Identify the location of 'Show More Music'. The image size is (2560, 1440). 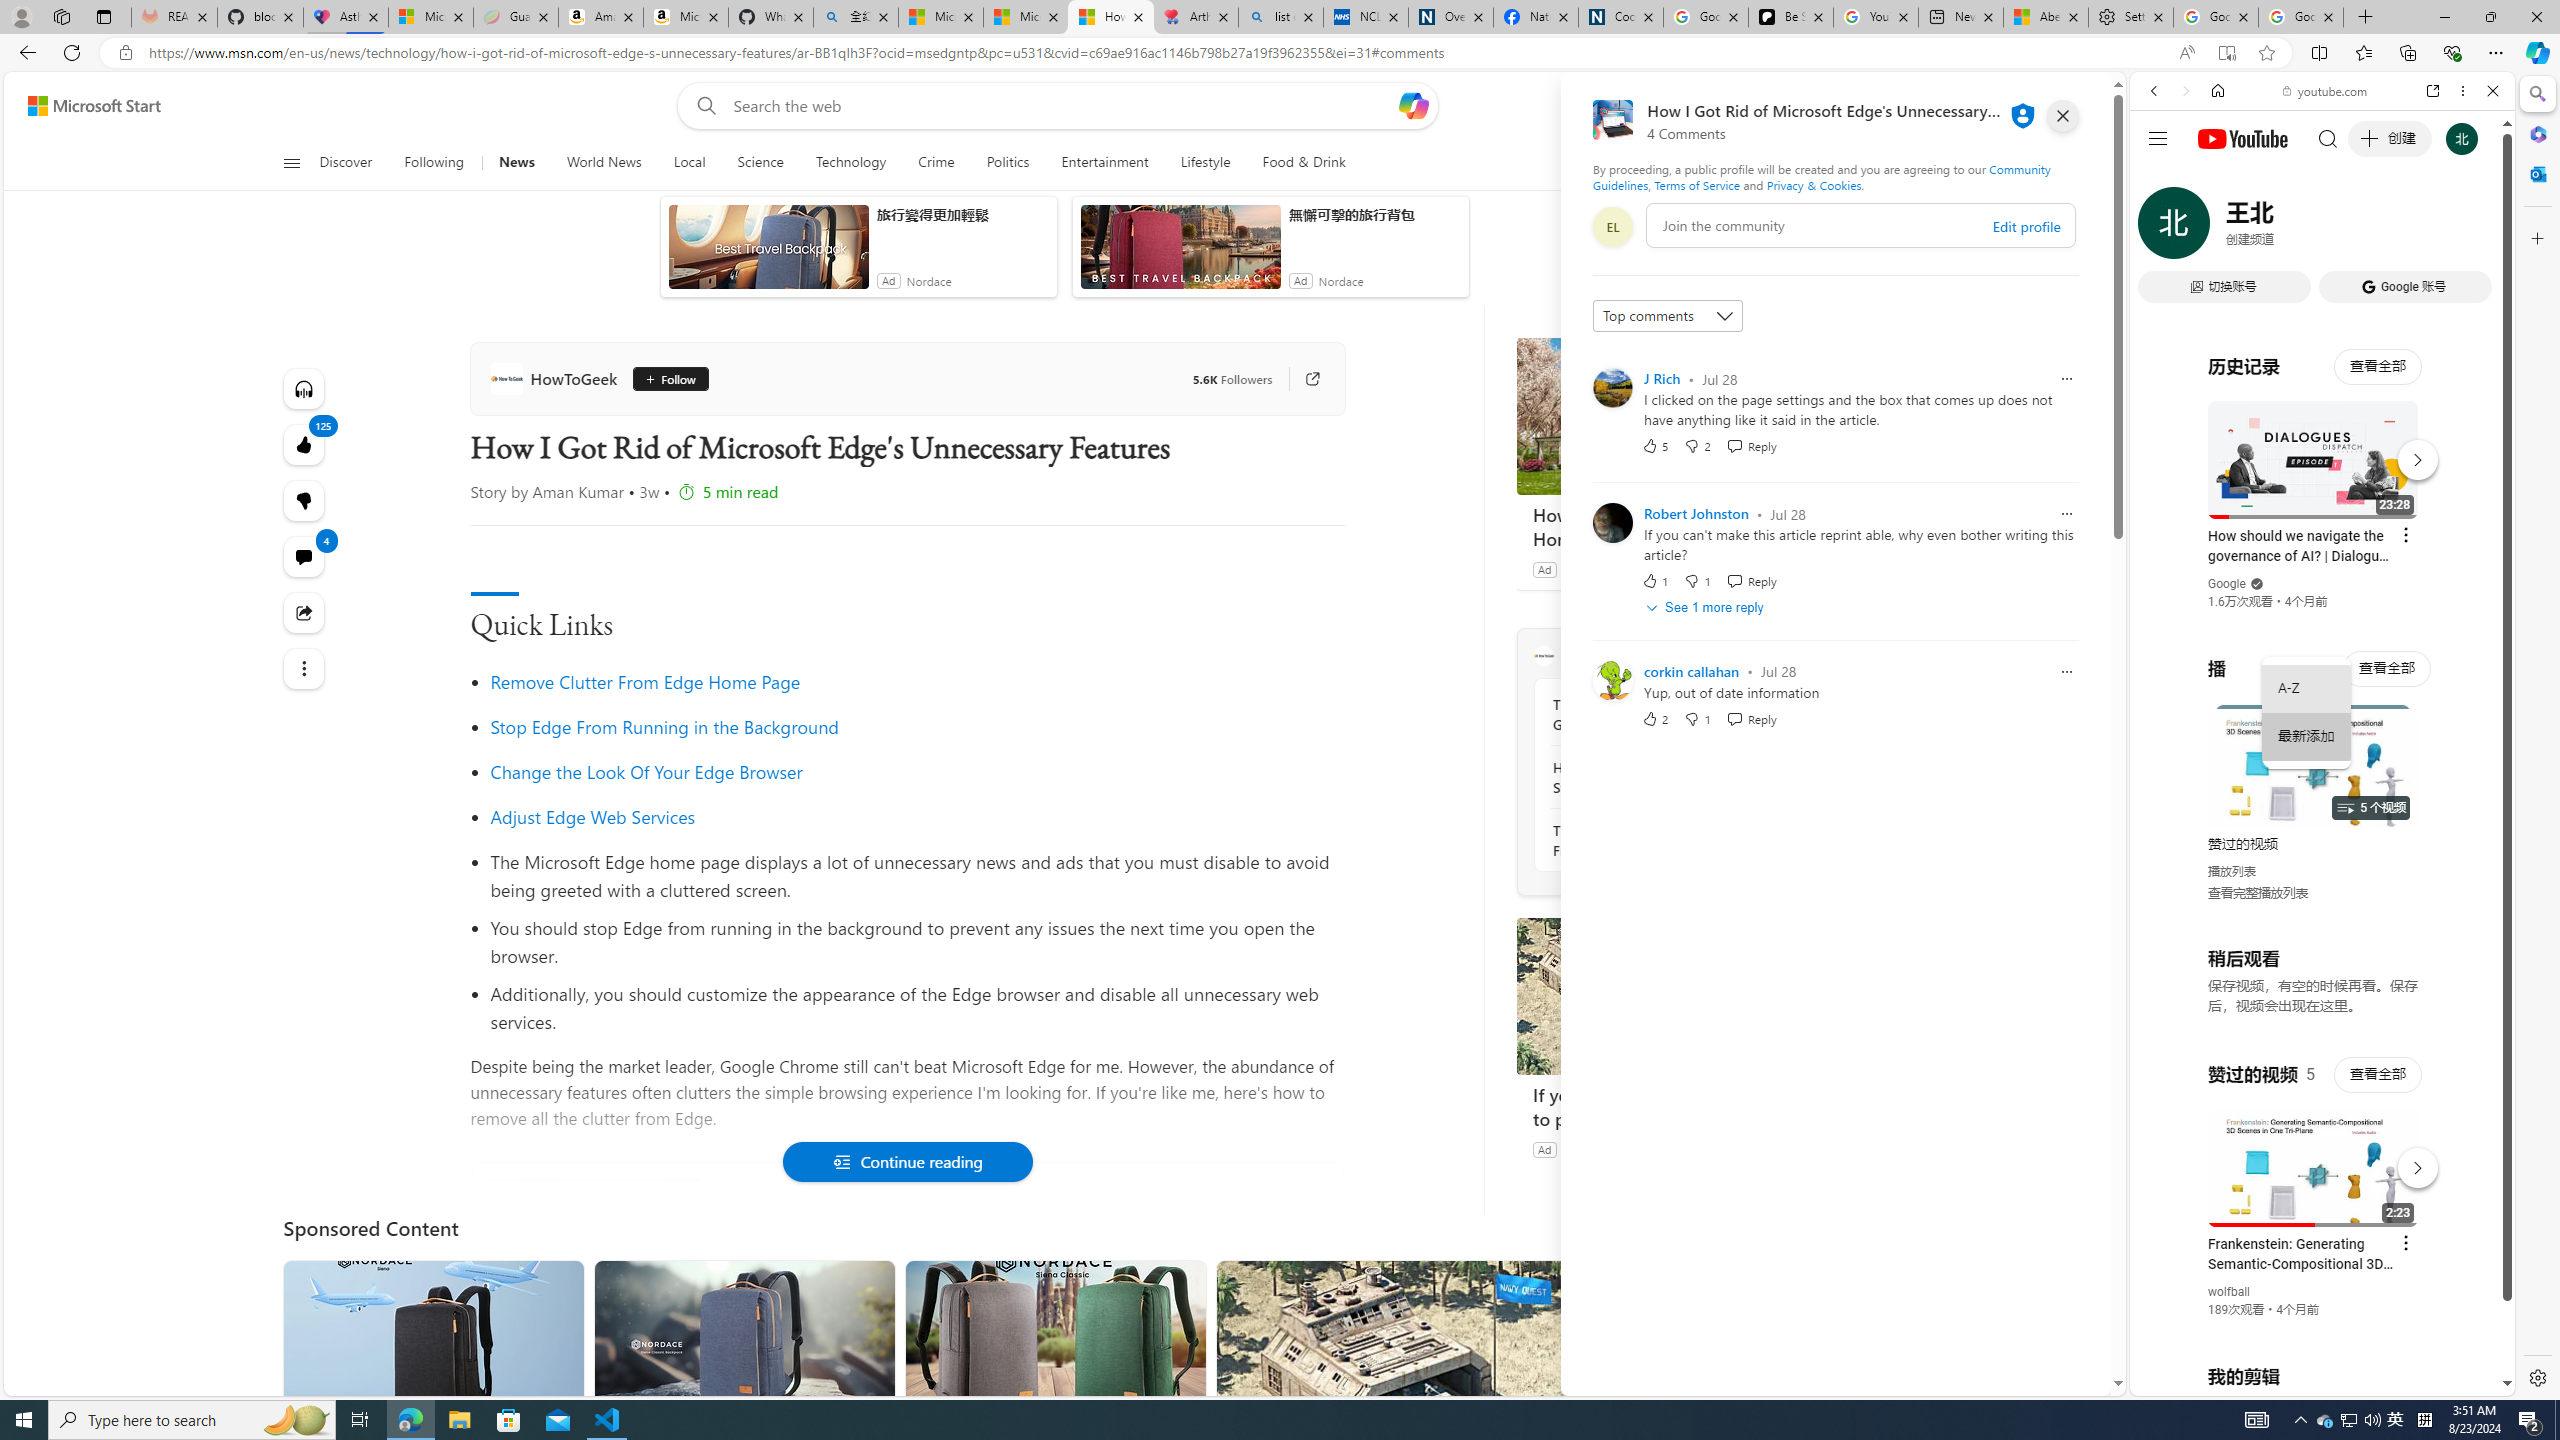
(2443, 545).